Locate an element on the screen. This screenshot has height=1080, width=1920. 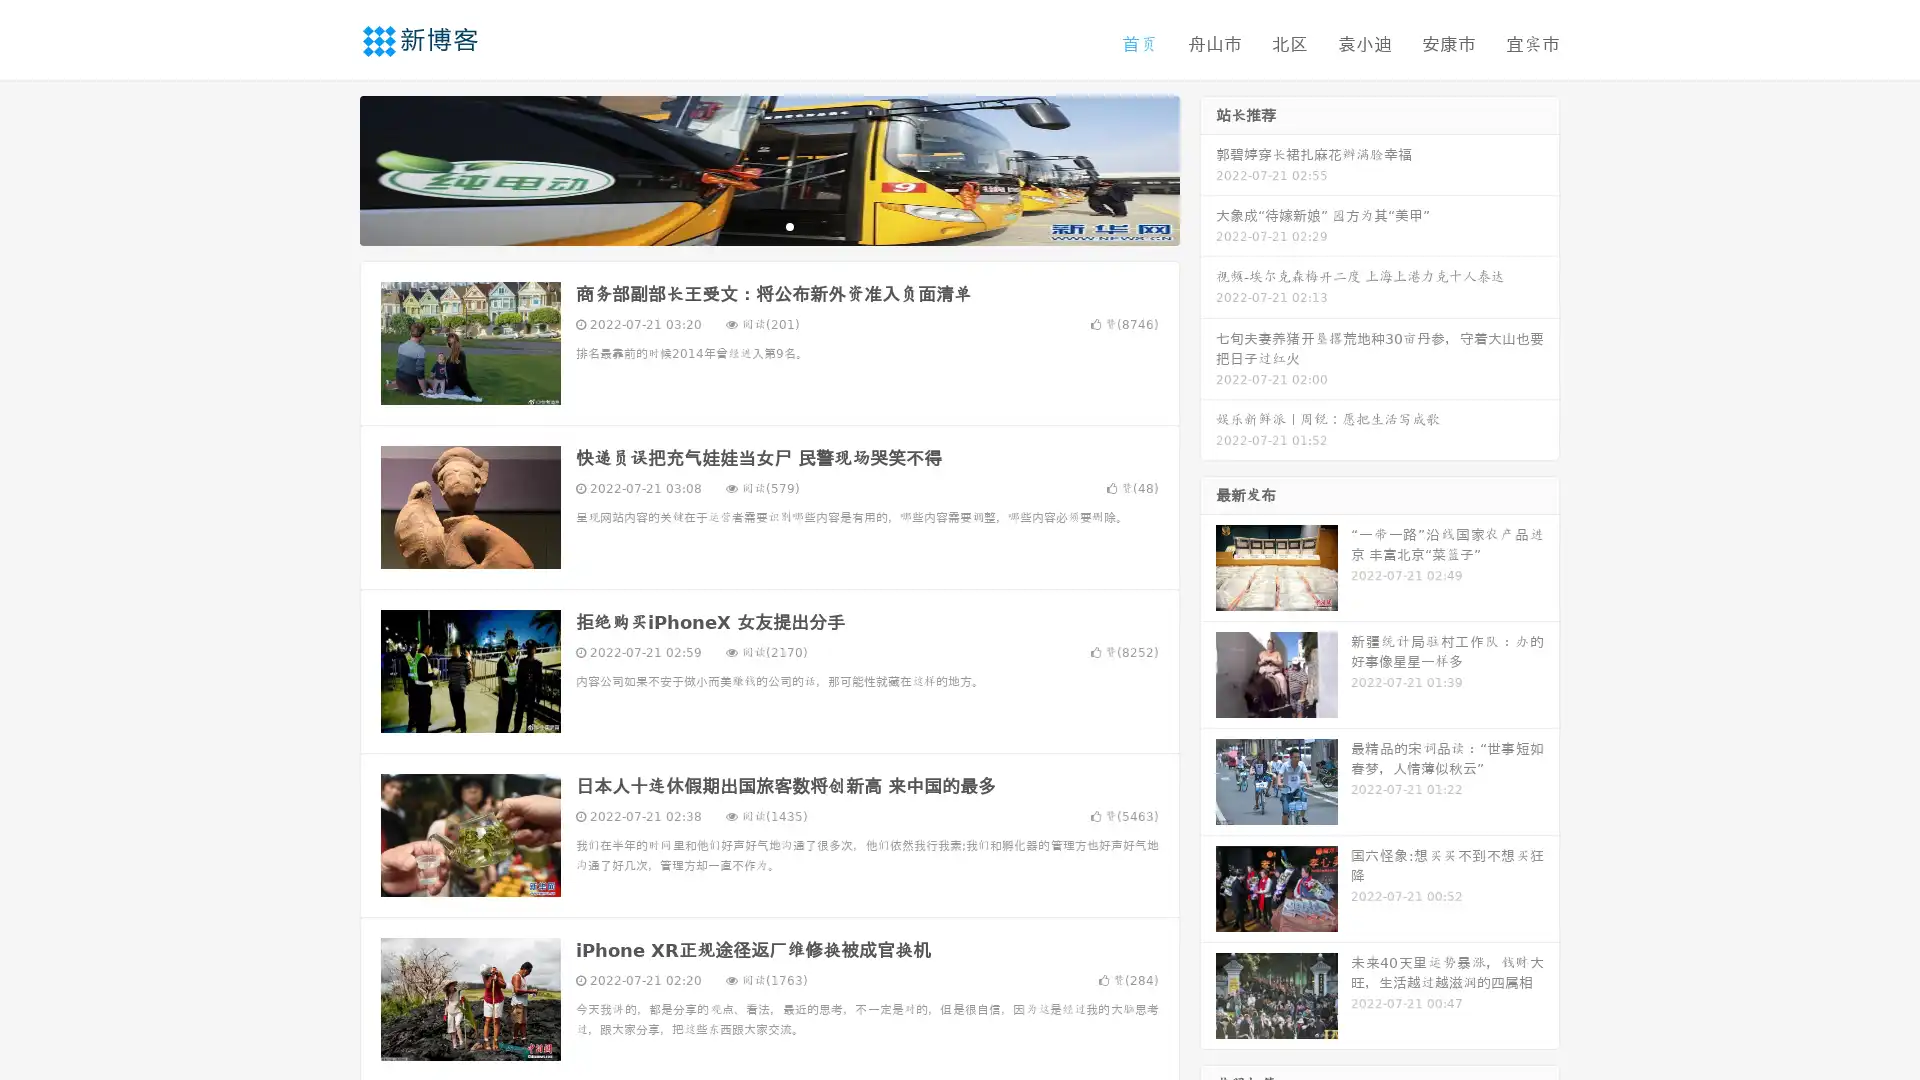
Go to slide 1 is located at coordinates (748, 225).